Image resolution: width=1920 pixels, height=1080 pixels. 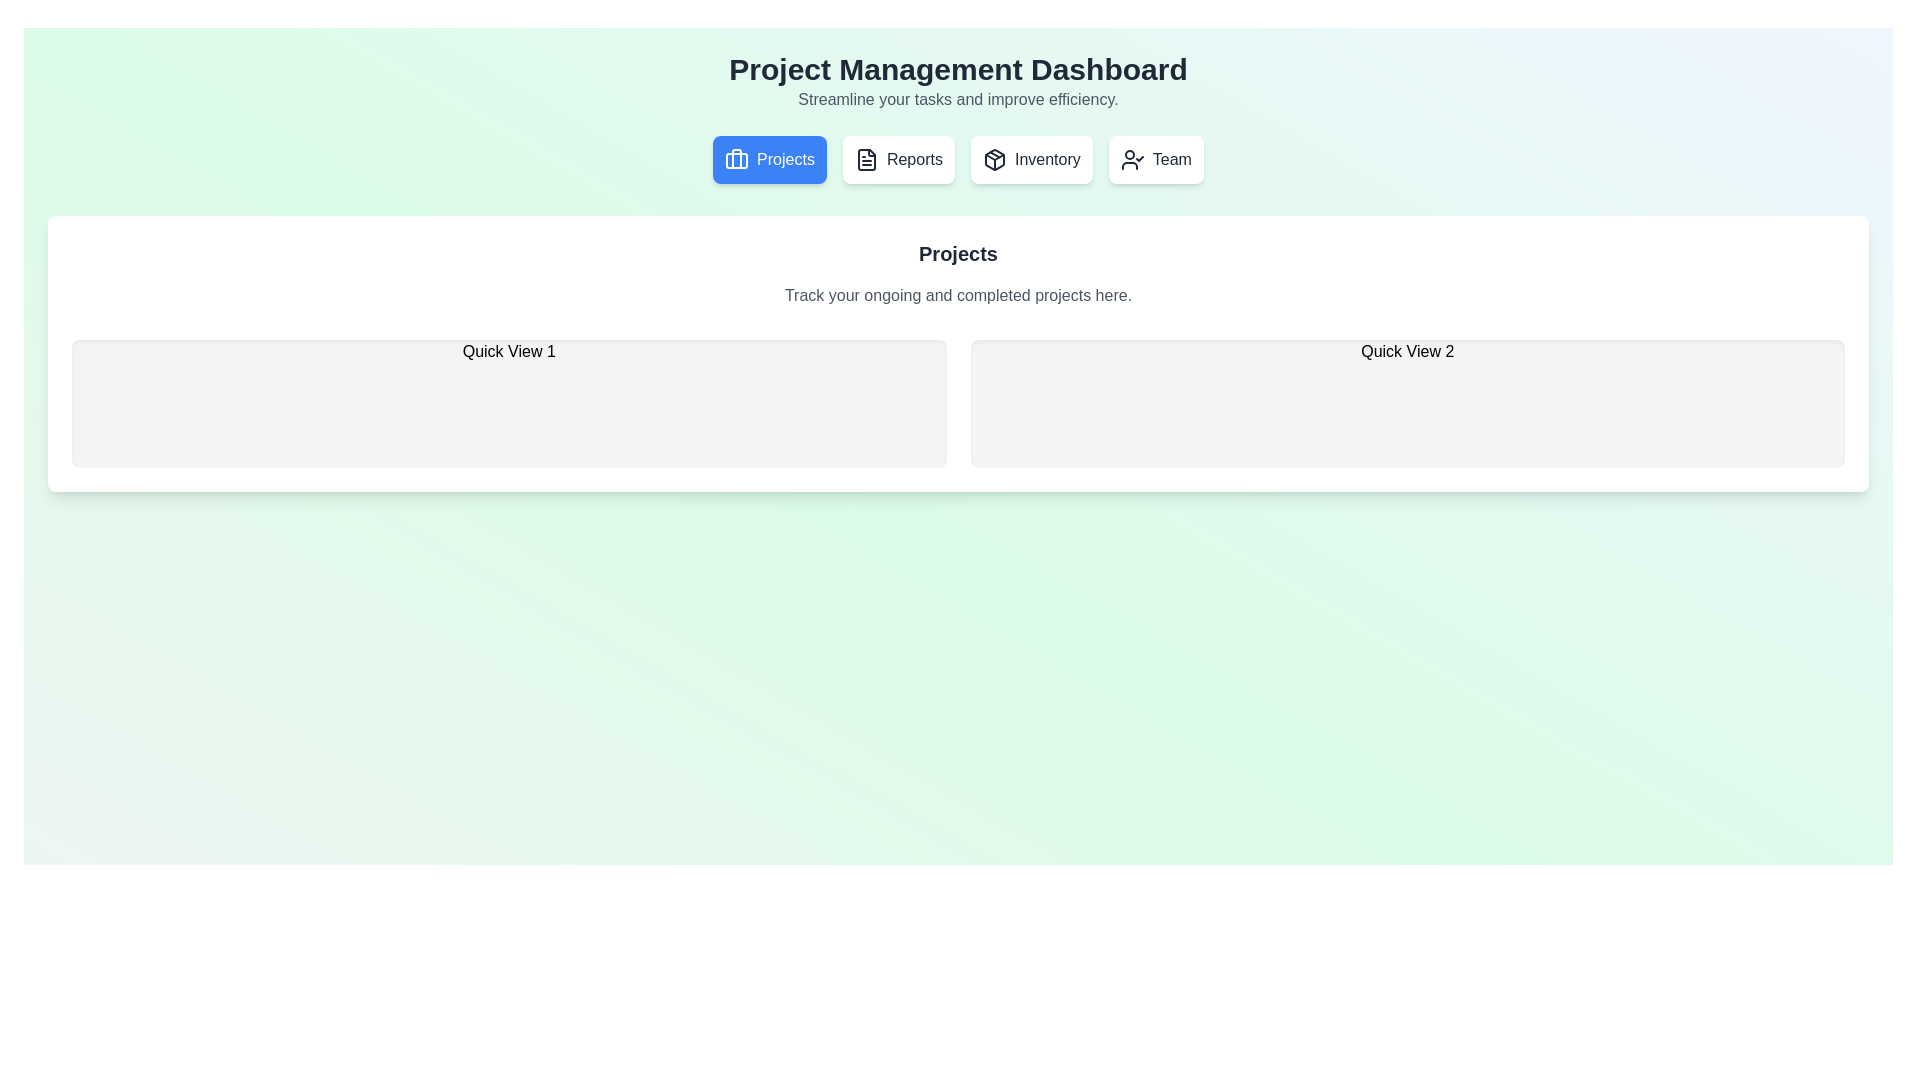 I want to click on text of the 'Reports' label, which is the second item in the horizontal menu group at the top of the interface, positioned between 'Projects' and 'Inventory', so click(x=913, y=158).